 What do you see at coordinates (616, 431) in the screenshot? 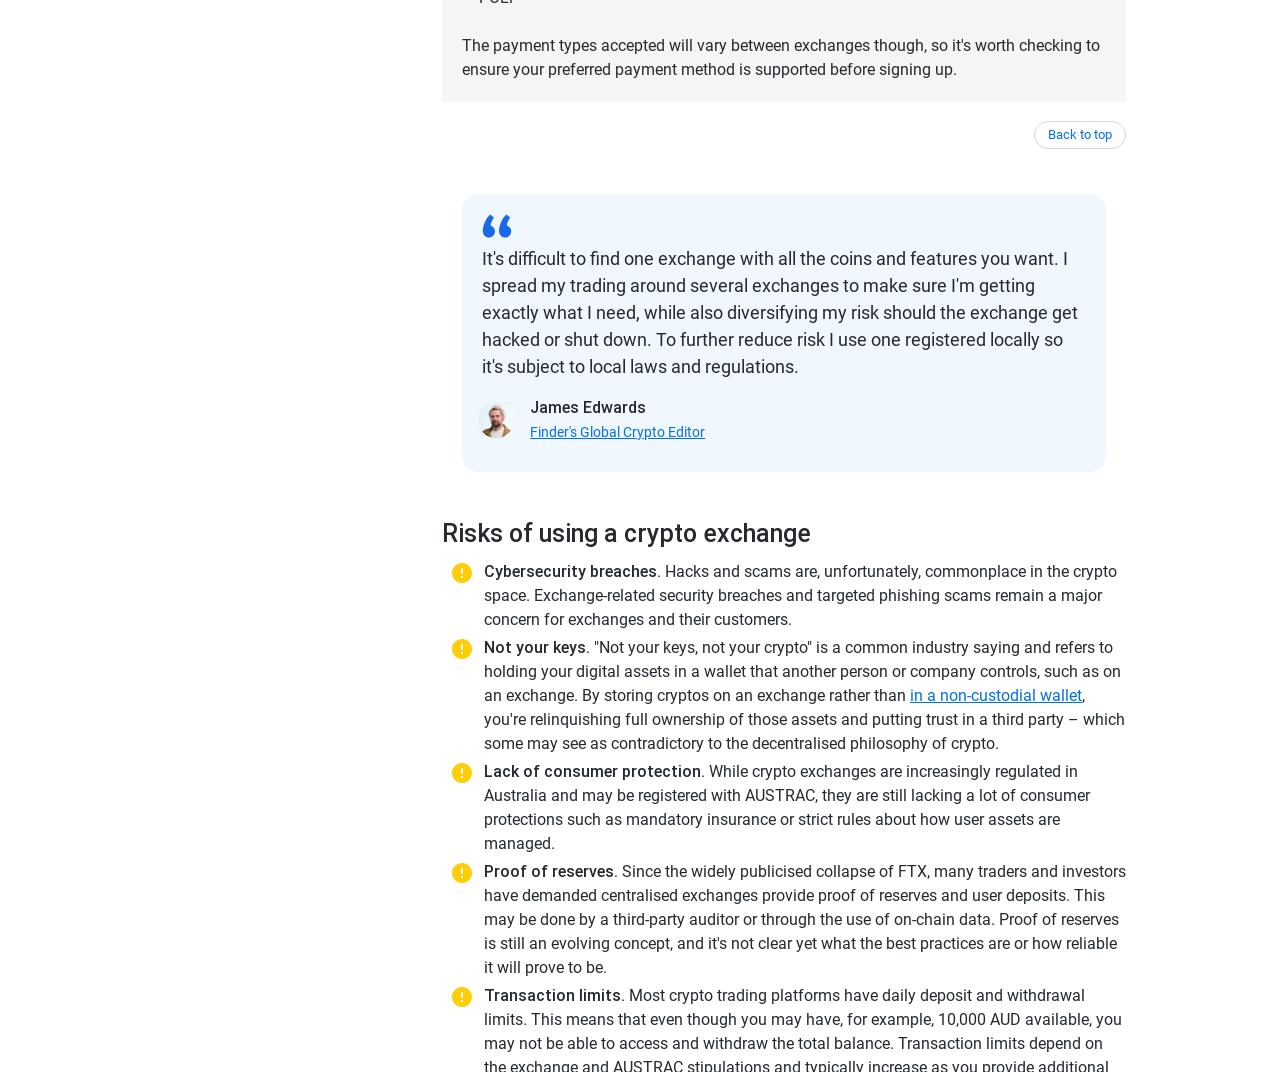
I see `'Finder's Global Crypto Editor'` at bounding box center [616, 431].